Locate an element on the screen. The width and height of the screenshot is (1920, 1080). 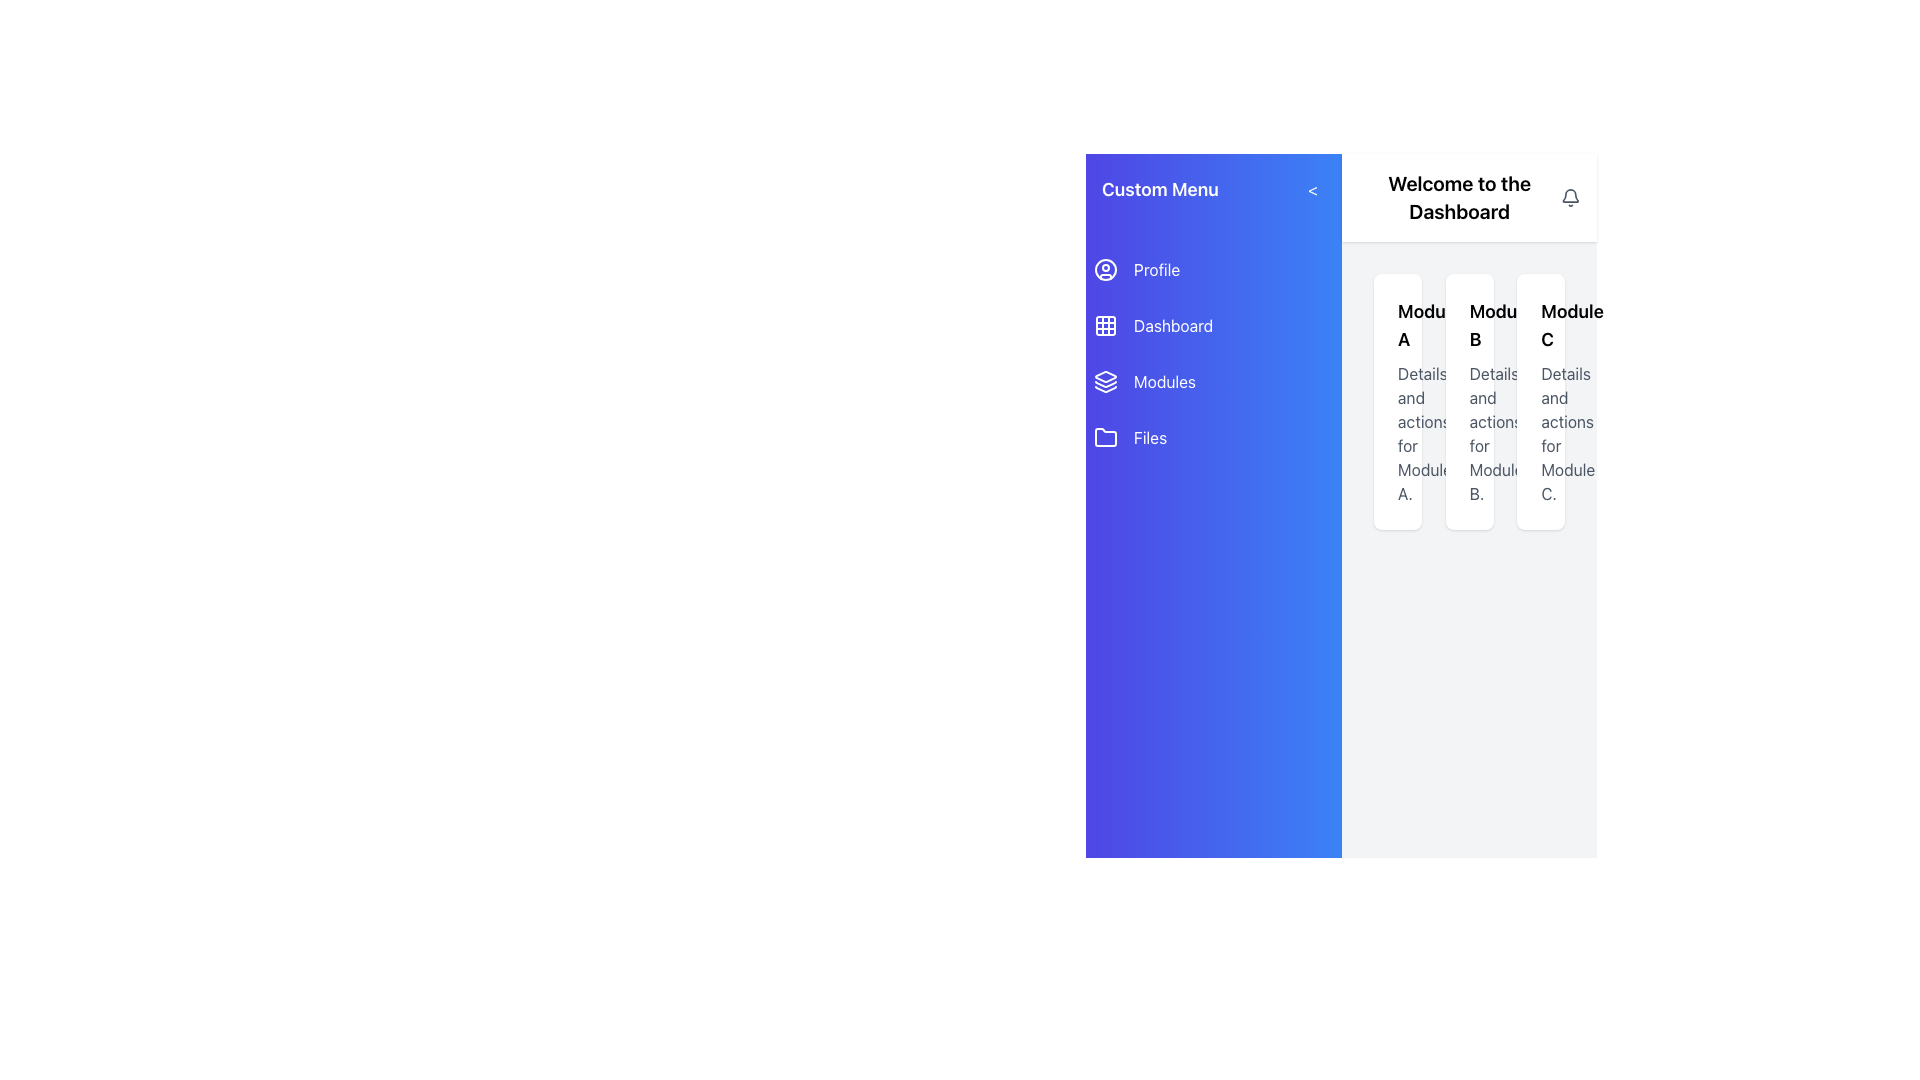
the 'Files' icon in the 'Custom Menu' navigation, which is the fourth item in the vertical list following 'Profile', 'Dashboard', and 'Modules' is located at coordinates (1104, 436).